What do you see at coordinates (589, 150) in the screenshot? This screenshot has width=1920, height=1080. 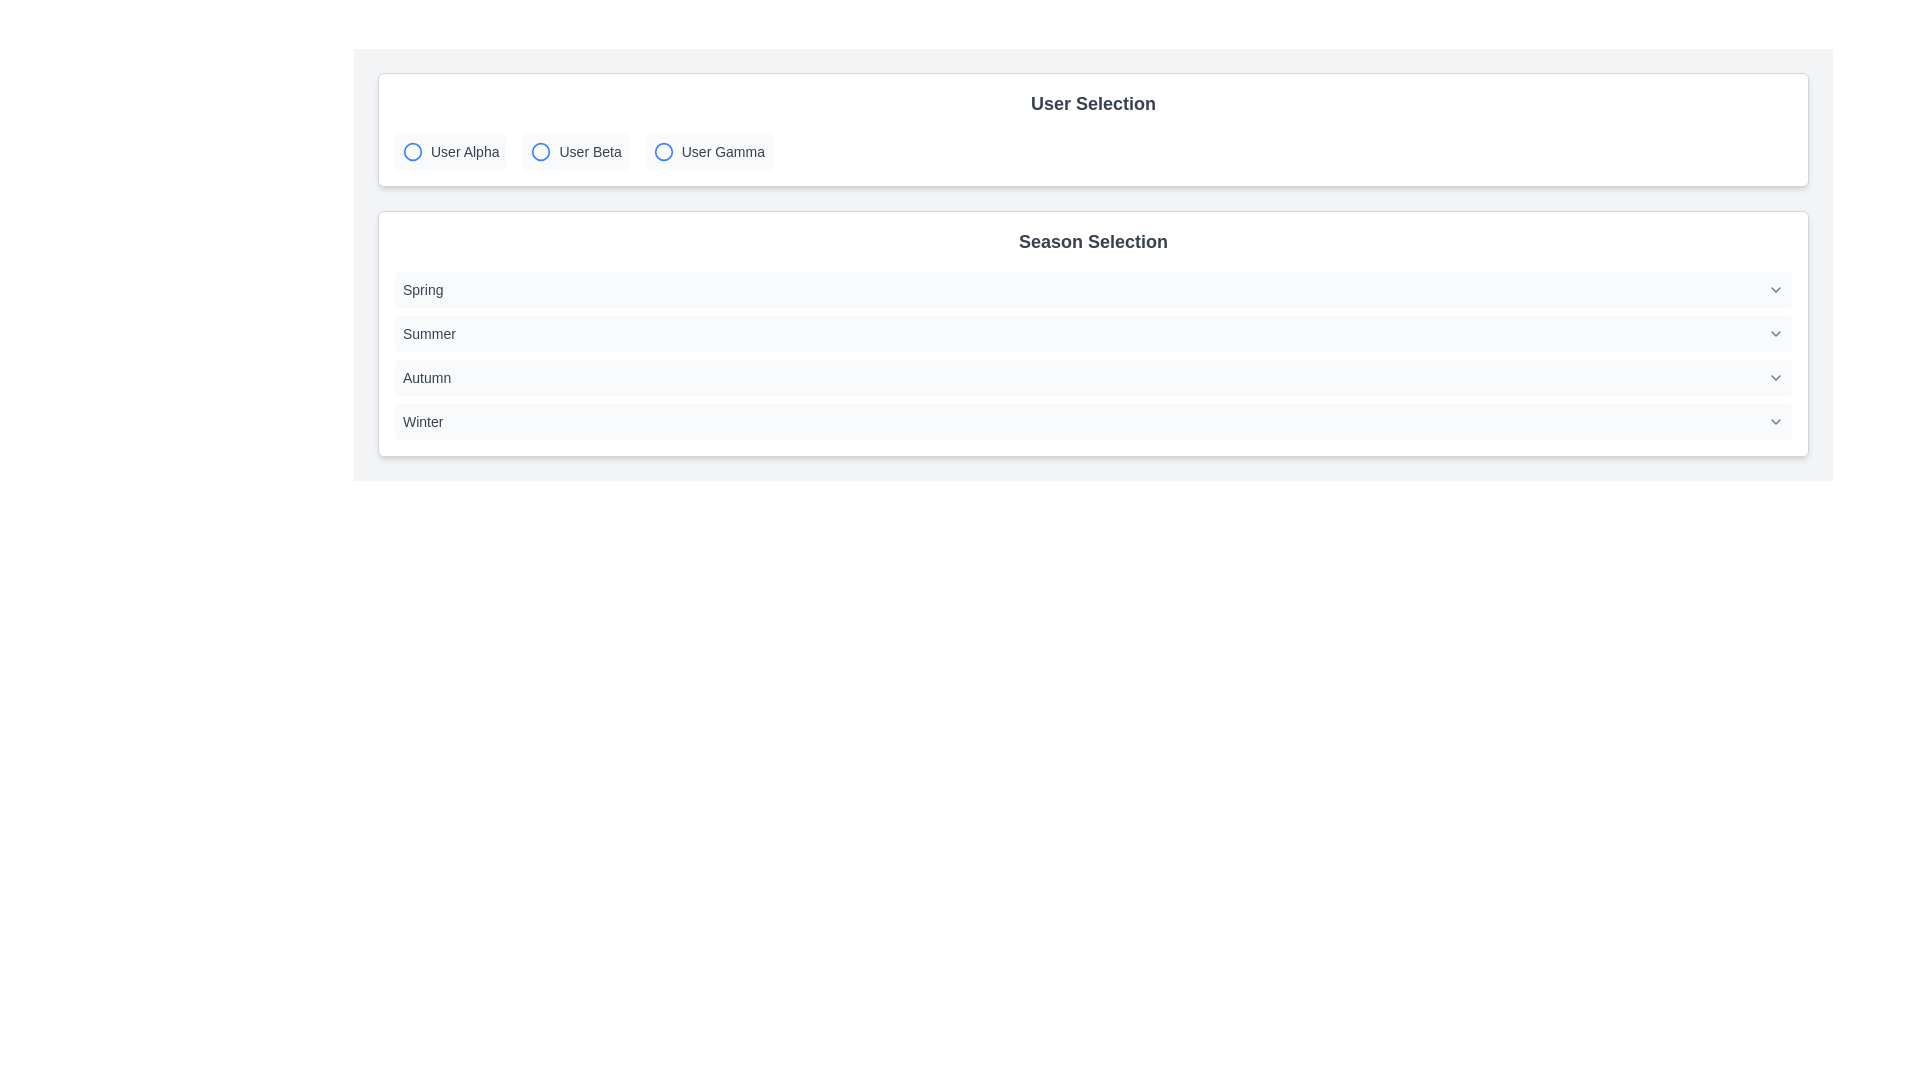 I see `the non-interactive text label displaying 'User Beta', located centrally in the upper part of the user selection section between 'User Alpha' and 'User Gamma'` at bounding box center [589, 150].